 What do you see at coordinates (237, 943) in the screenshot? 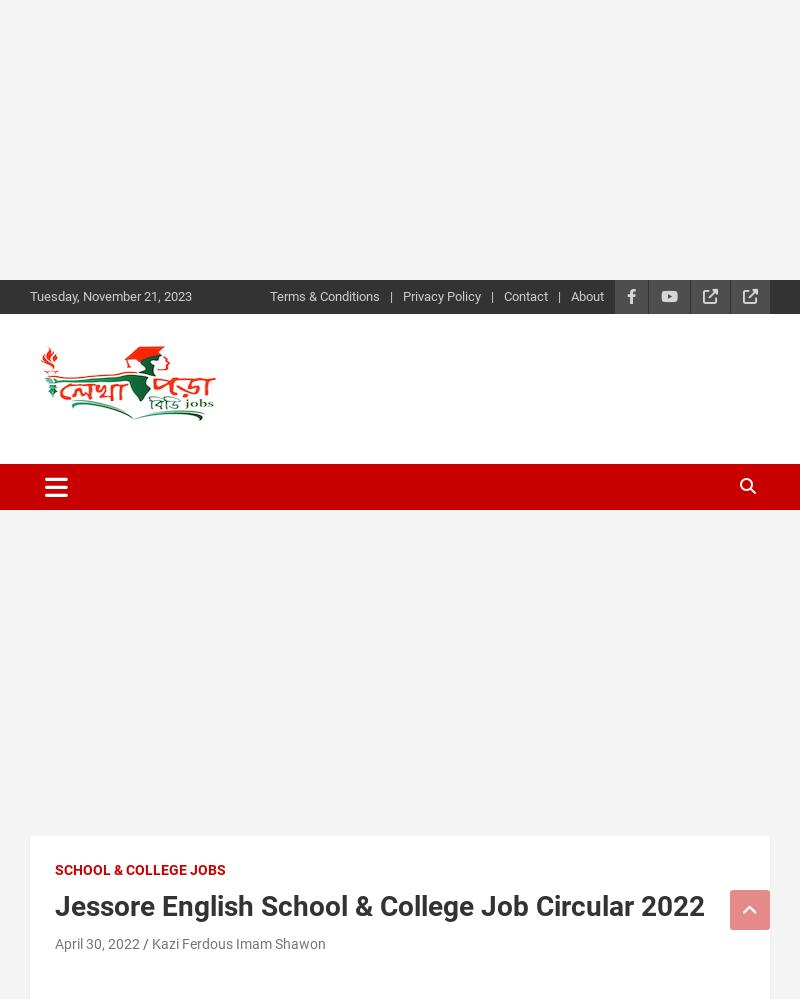
I see `'Kazi Ferdous Imam Shawon'` at bounding box center [237, 943].